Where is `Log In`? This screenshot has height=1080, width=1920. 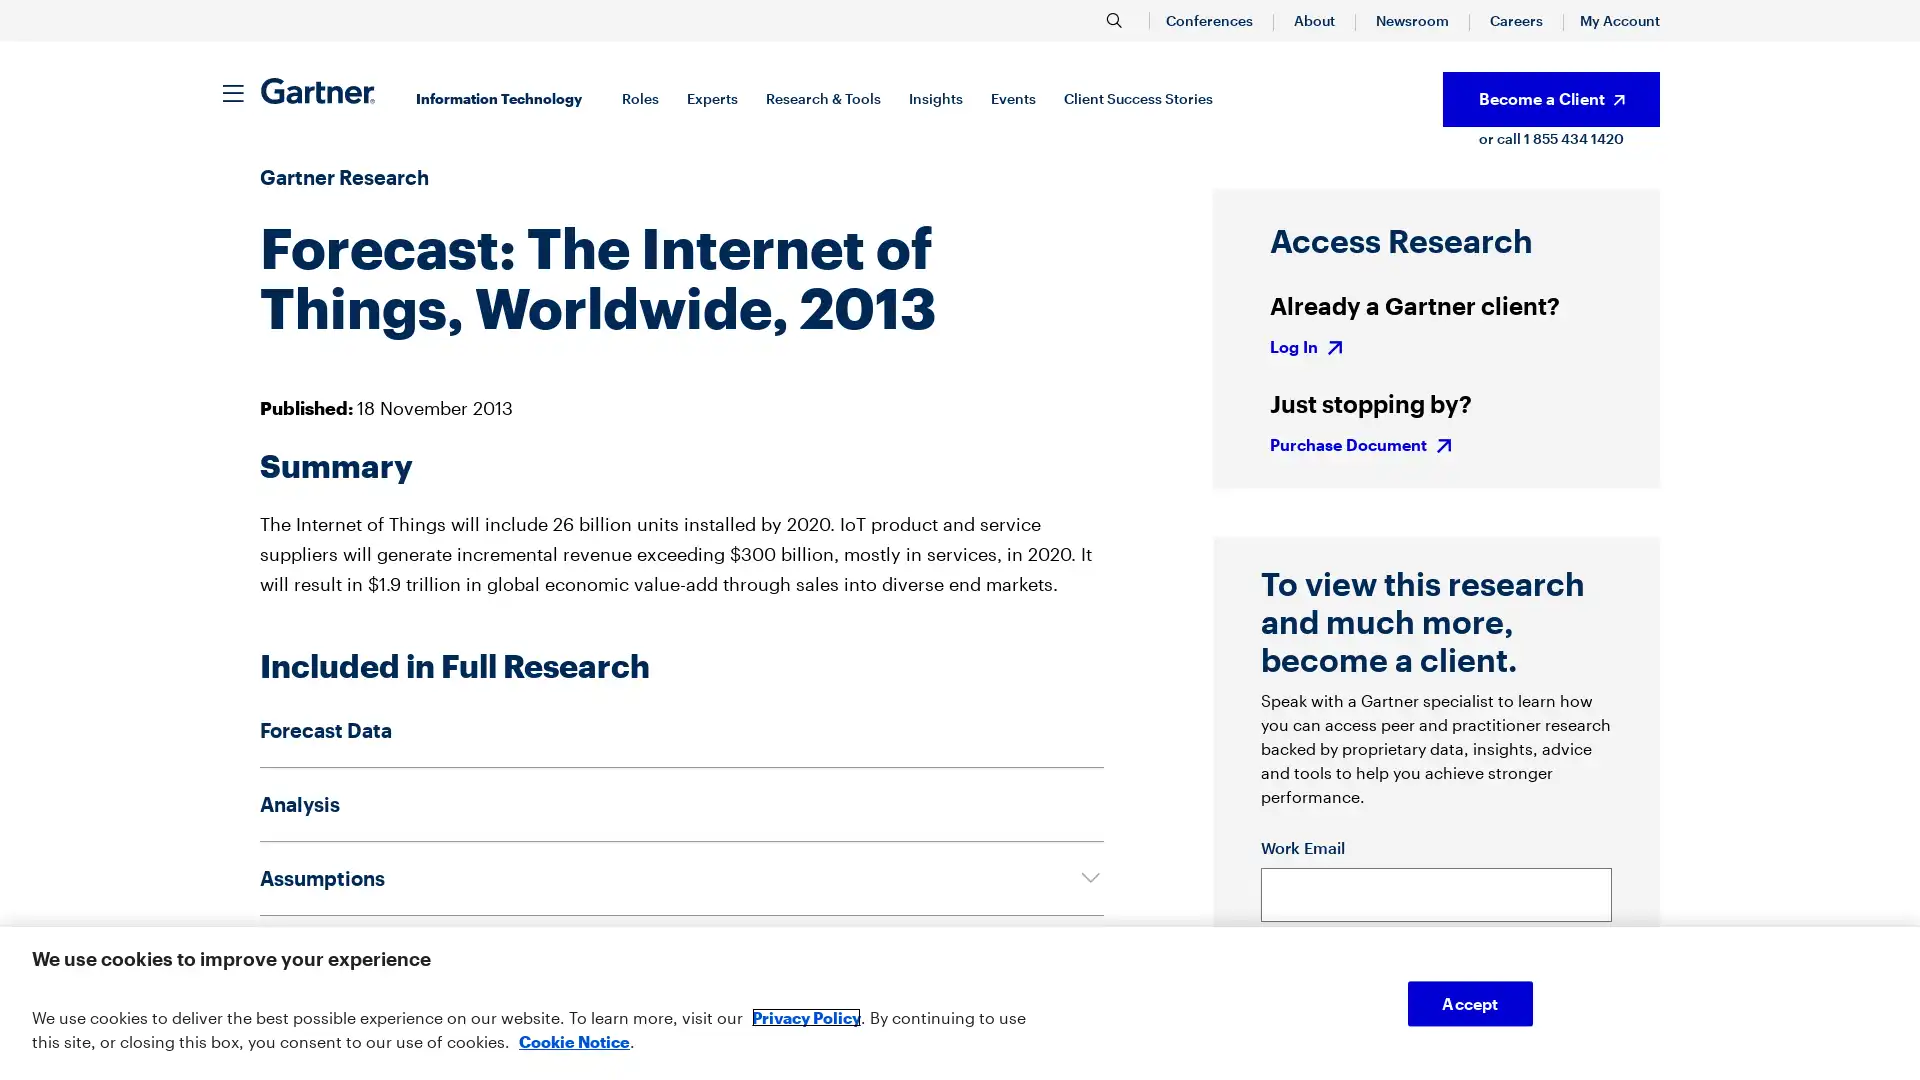
Log In is located at coordinates (1309, 345).